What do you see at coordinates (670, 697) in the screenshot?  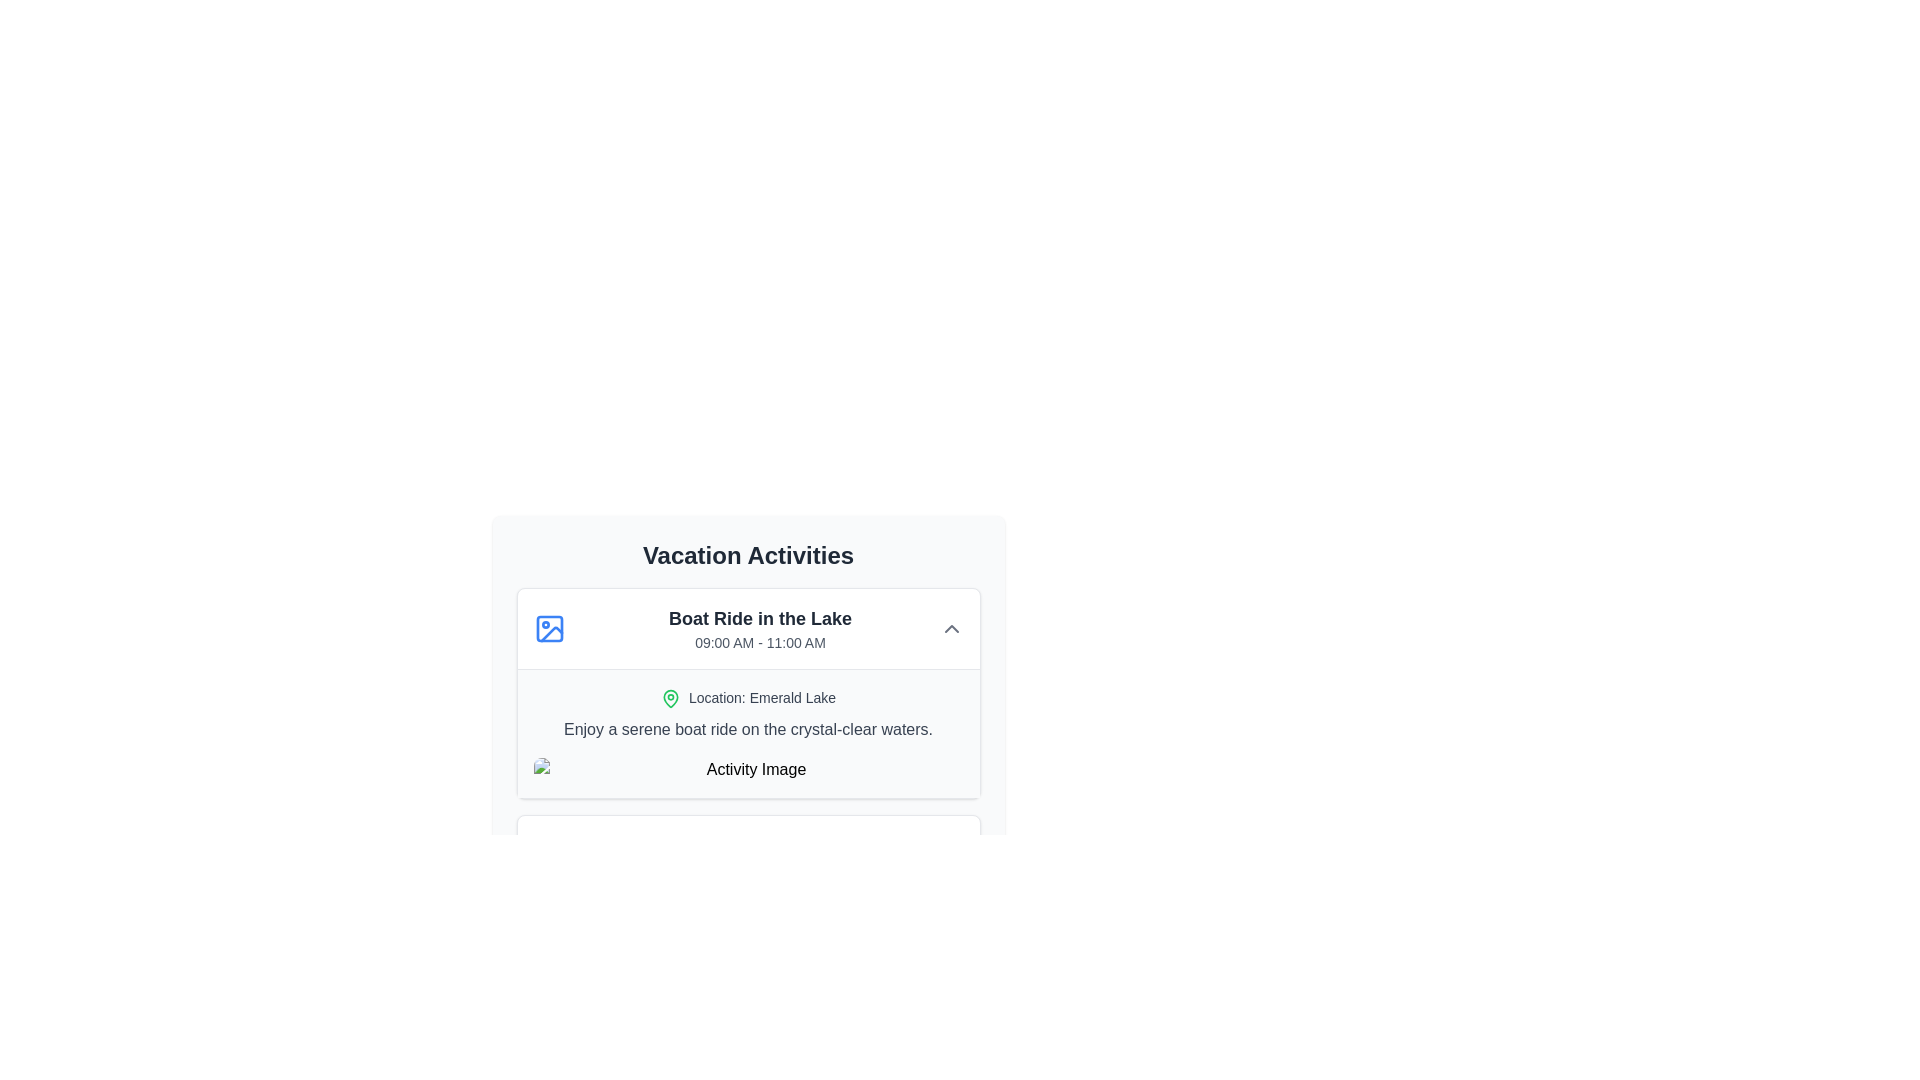 I see `the green and white location marker icon, which is a small map pin positioned to the left of the text 'Location: Emerald Lake'` at bounding box center [670, 697].